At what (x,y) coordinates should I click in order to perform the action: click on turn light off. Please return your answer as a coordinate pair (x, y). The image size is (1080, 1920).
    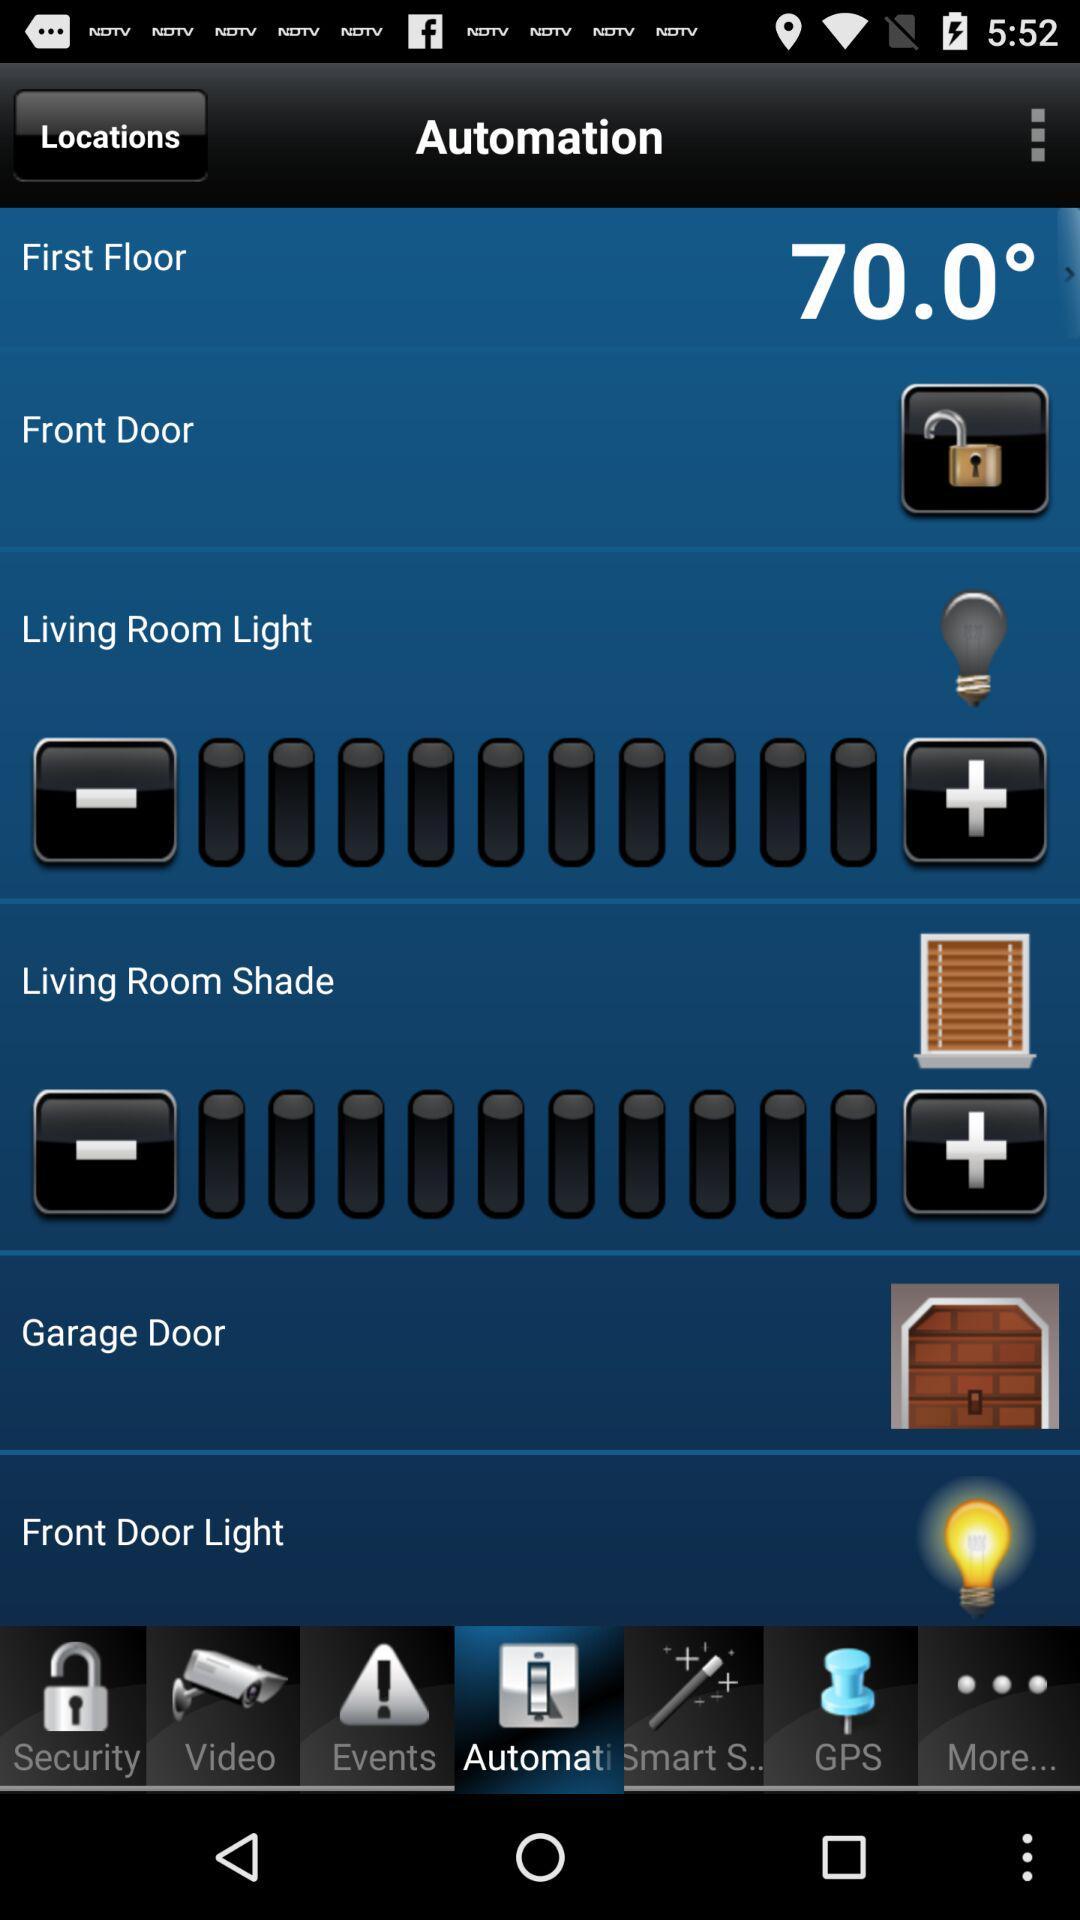
    Looking at the image, I should click on (974, 1549).